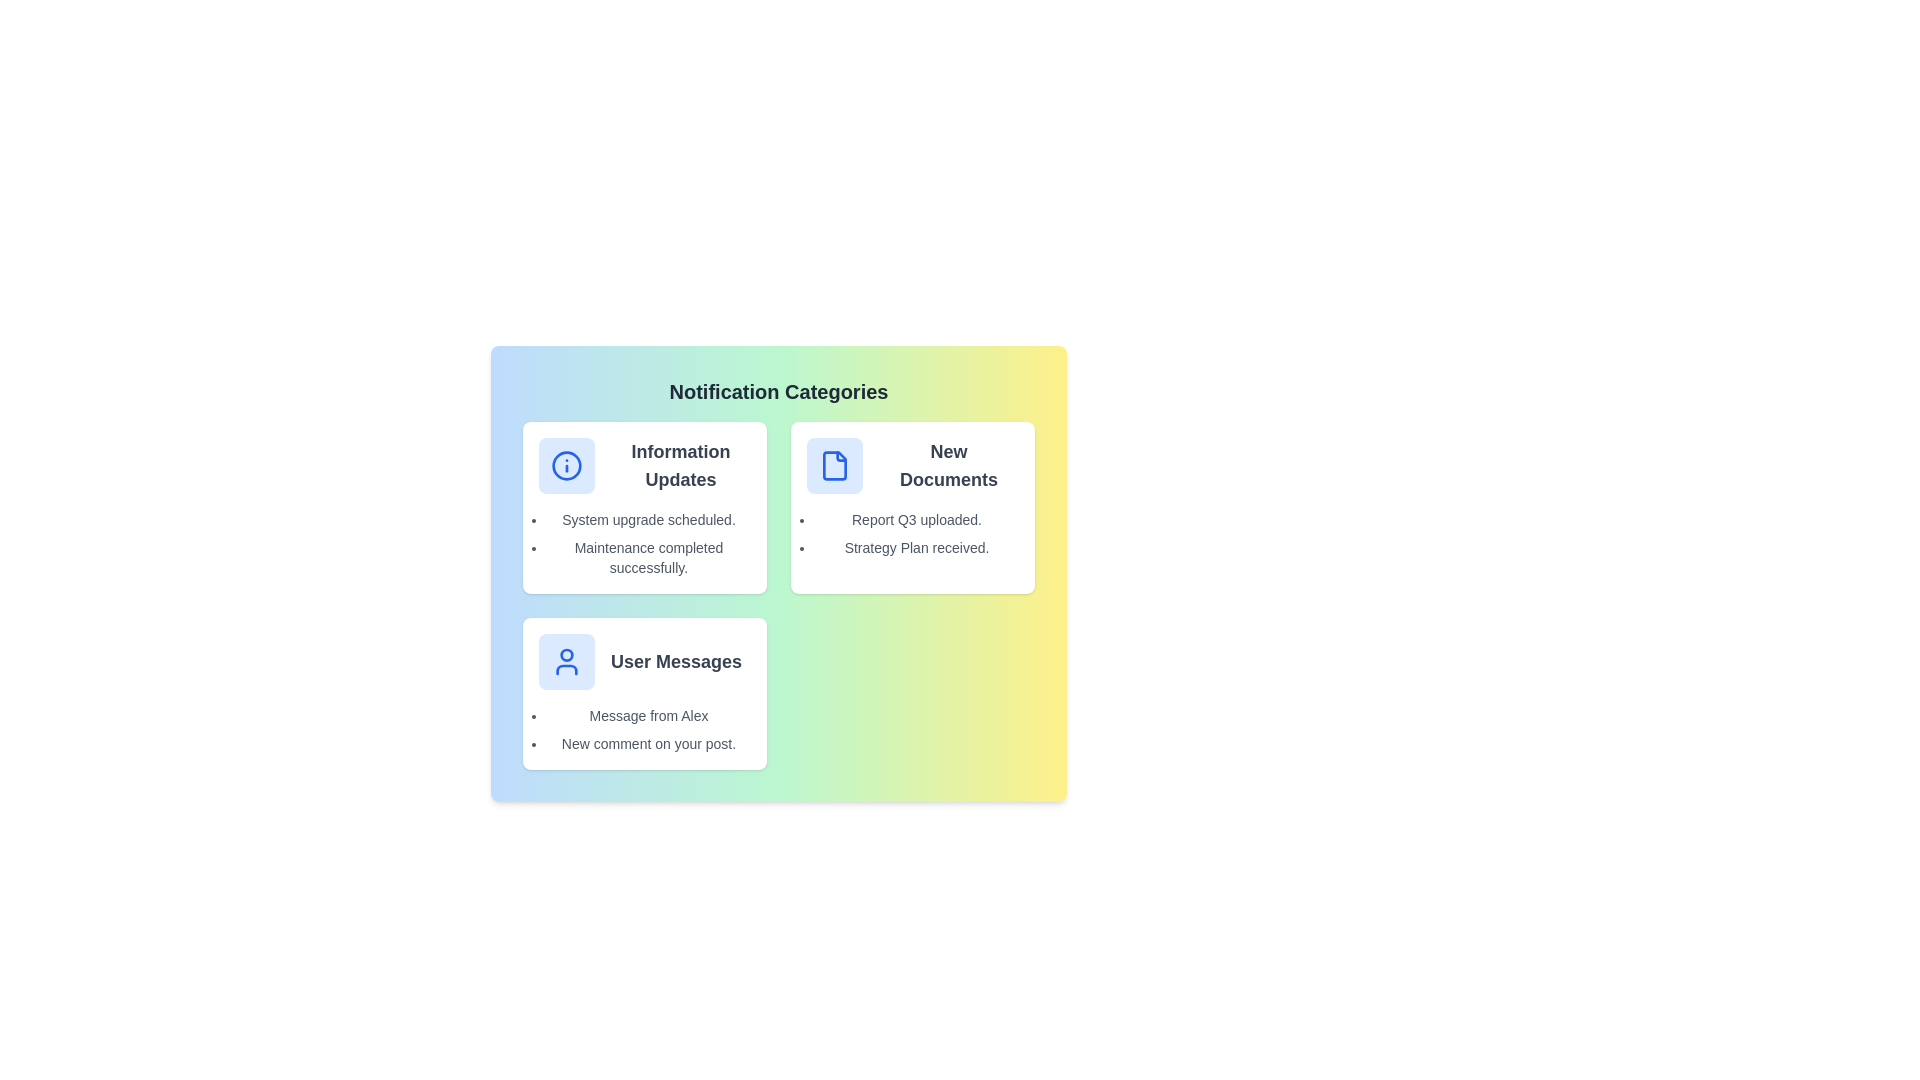 The image size is (1920, 1080). Describe the element at coordinates (565, 466) in the screenshot. I see `the icon of Information Updates to display its tooltip` at that location.